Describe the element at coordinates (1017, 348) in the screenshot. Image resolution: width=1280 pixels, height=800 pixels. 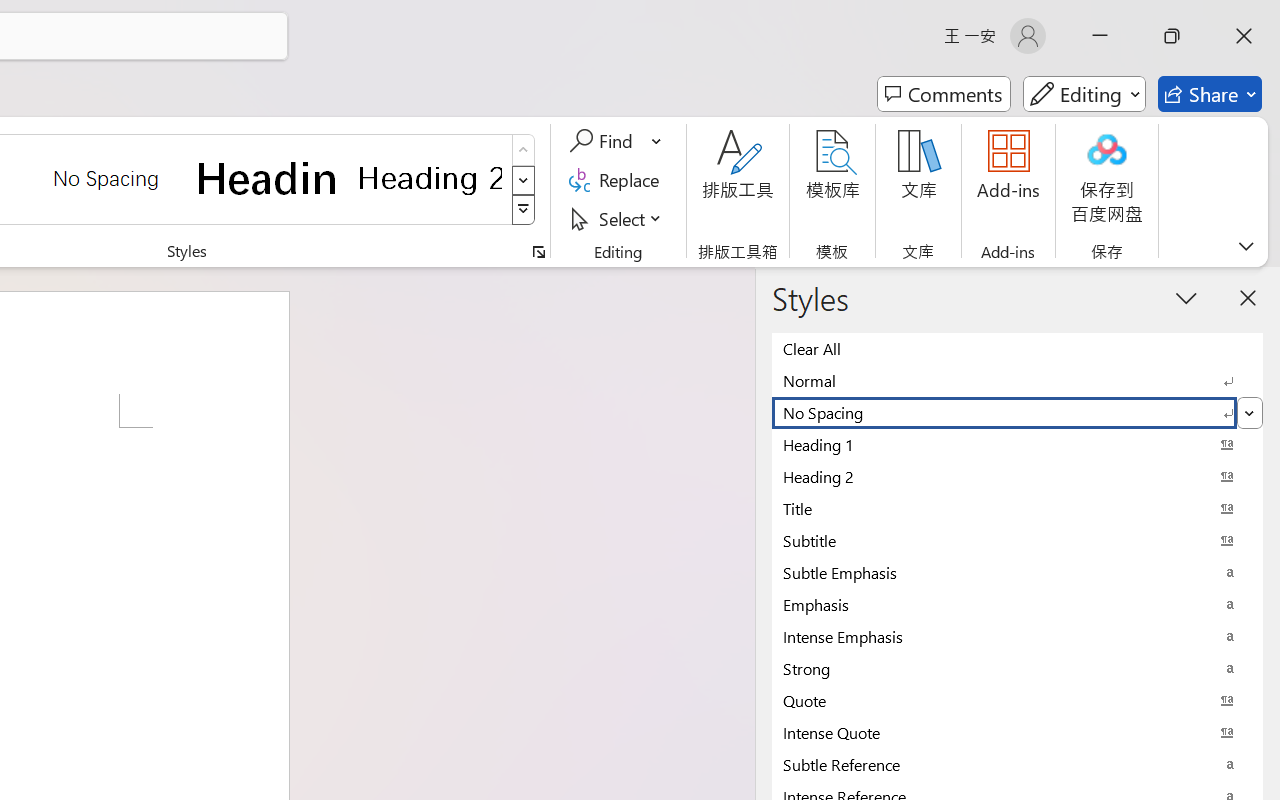
I see `'Clear All'` at that location.